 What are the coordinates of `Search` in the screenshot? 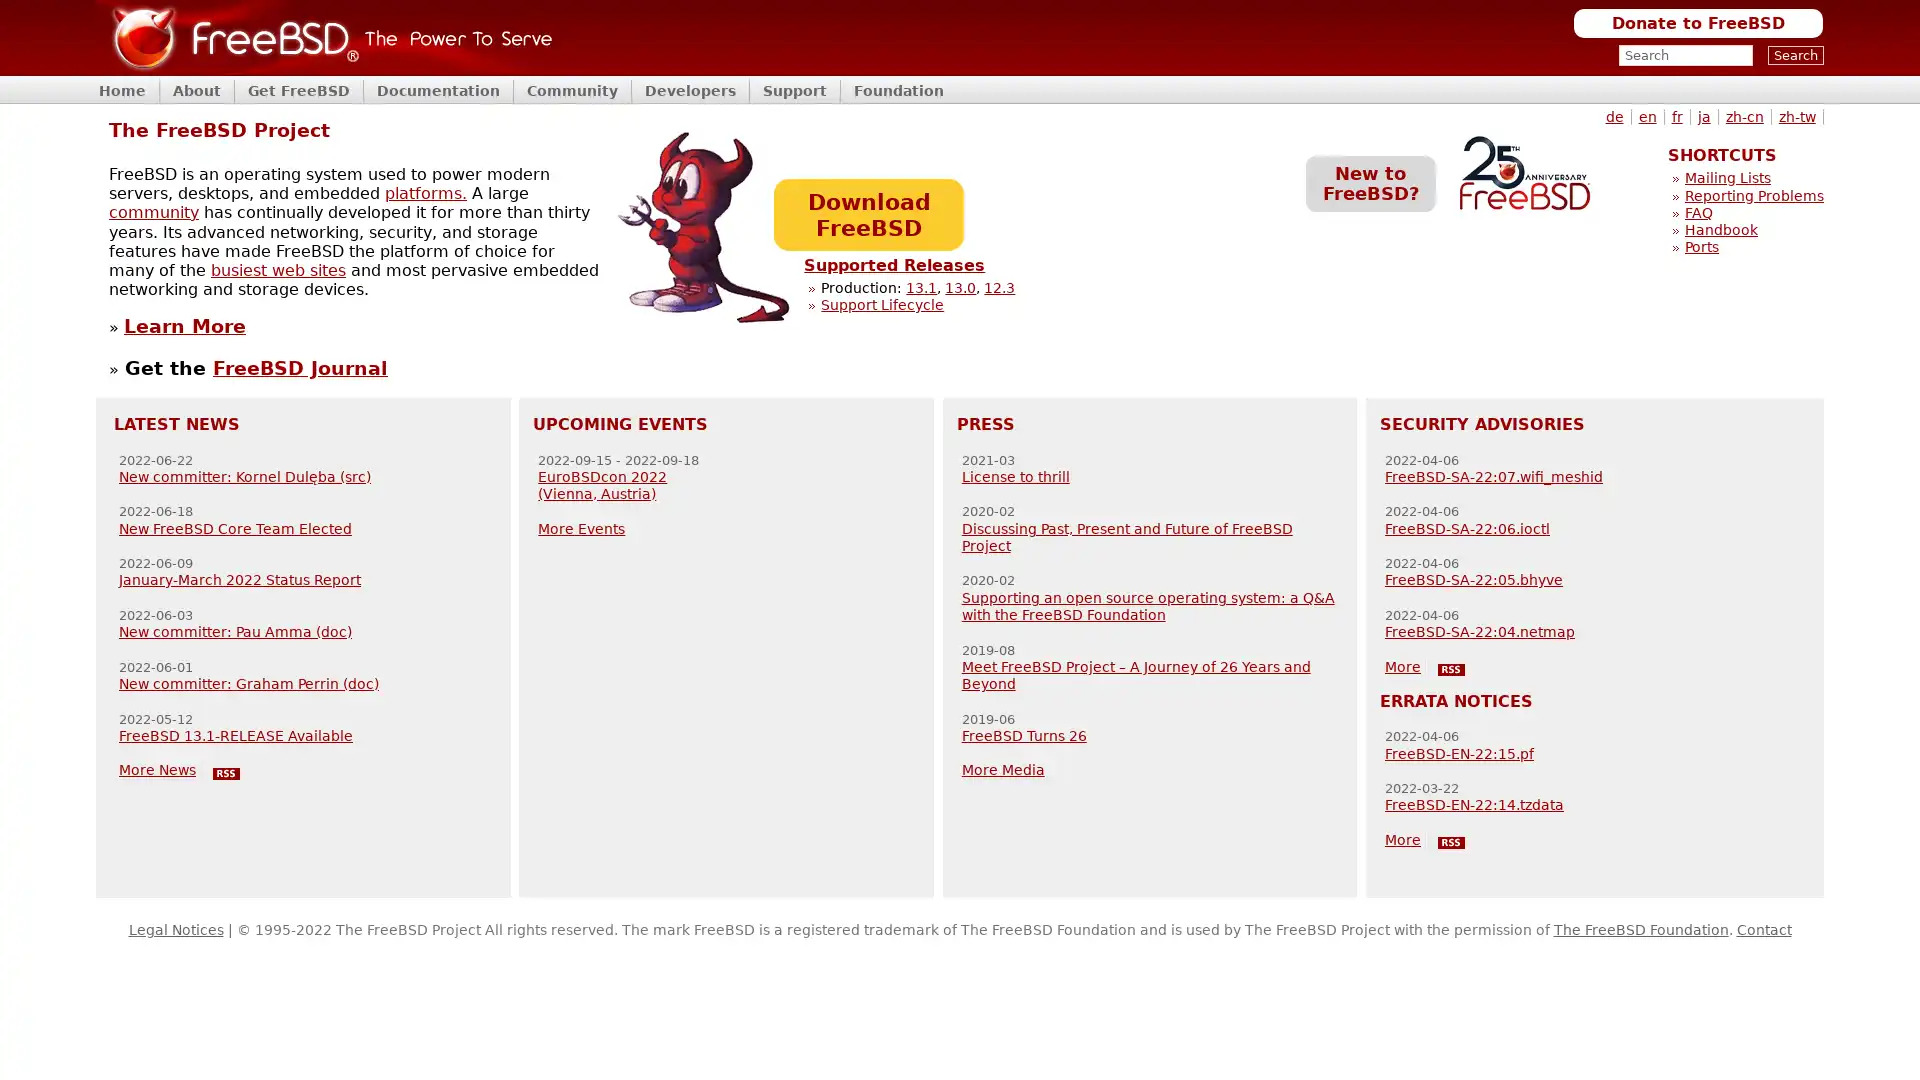 It's located at (1795, 54).